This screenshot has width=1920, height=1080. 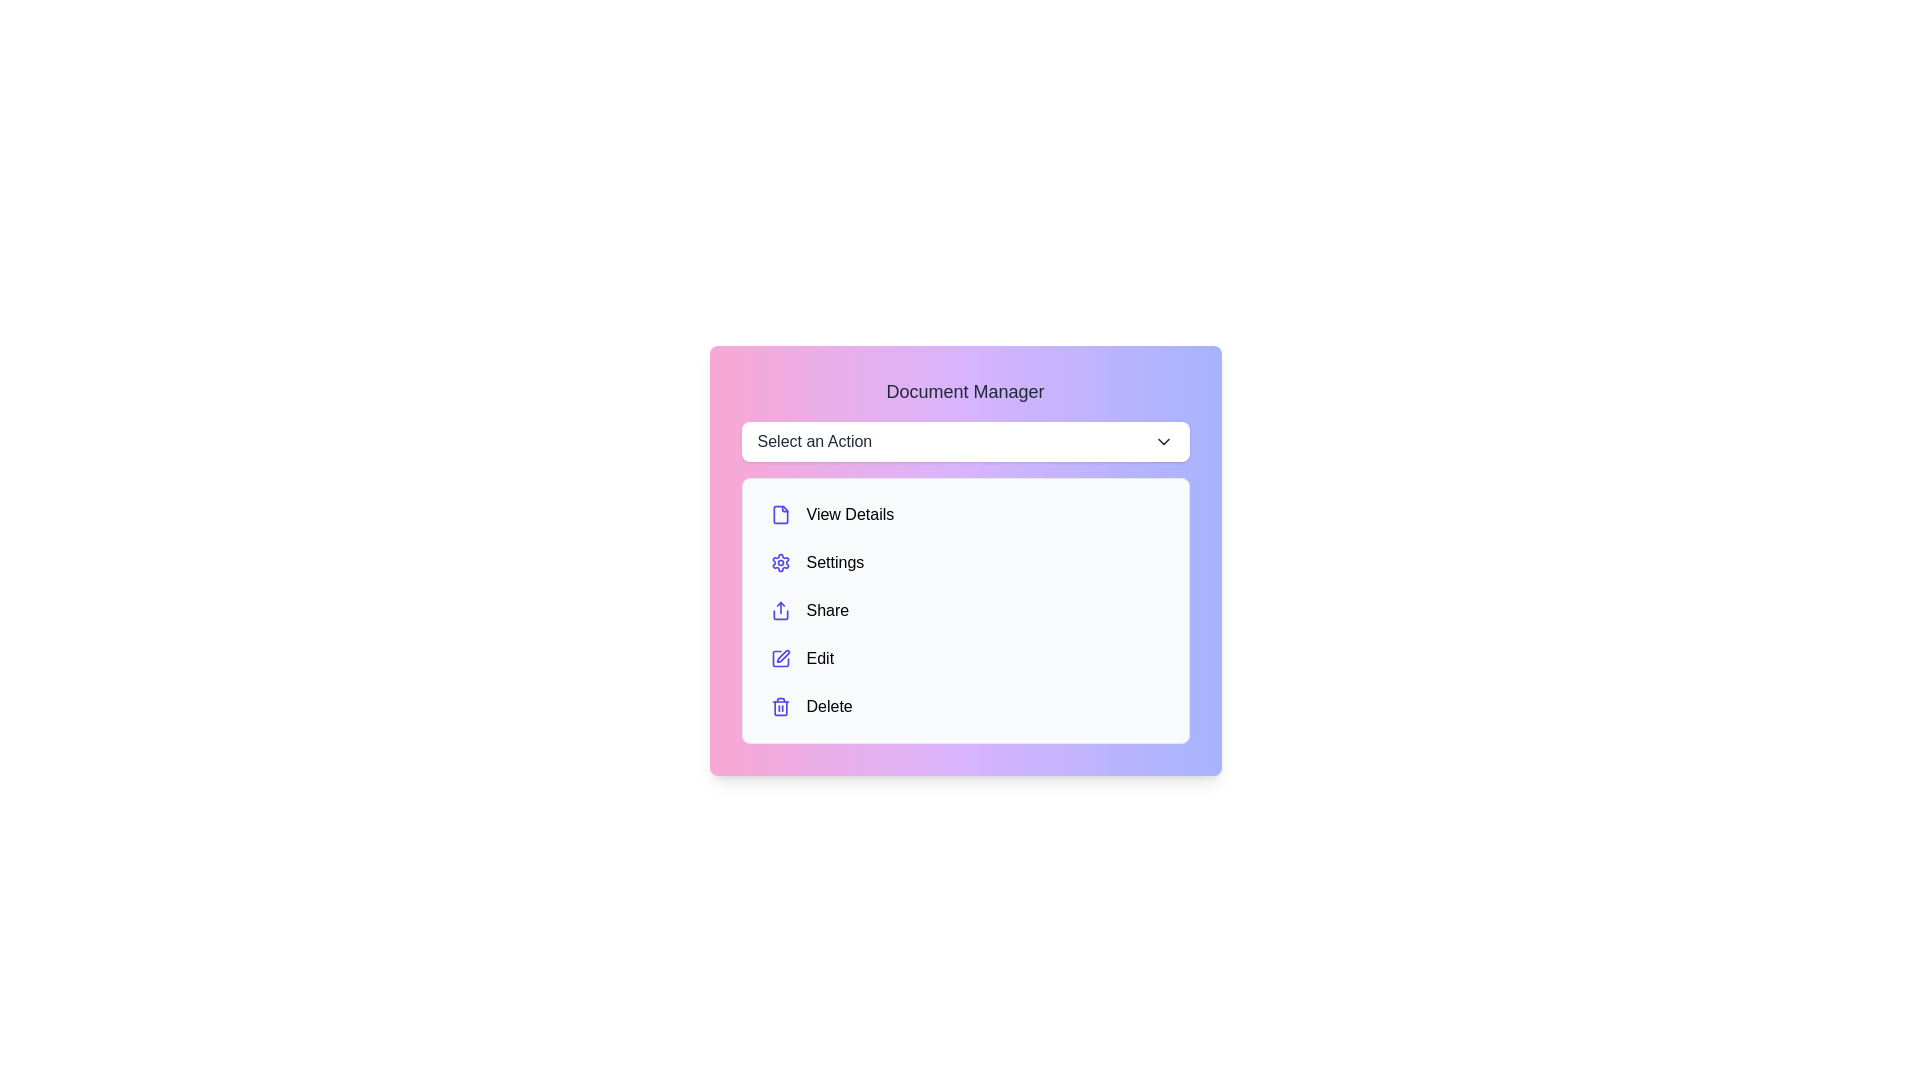 What do you see at coordinates (827, 609) in the screenshot?
I see `the 'Share' text label, which is the third option in the dropdown menu, positioned centrally in the interface` at bounding box center [827, 609].